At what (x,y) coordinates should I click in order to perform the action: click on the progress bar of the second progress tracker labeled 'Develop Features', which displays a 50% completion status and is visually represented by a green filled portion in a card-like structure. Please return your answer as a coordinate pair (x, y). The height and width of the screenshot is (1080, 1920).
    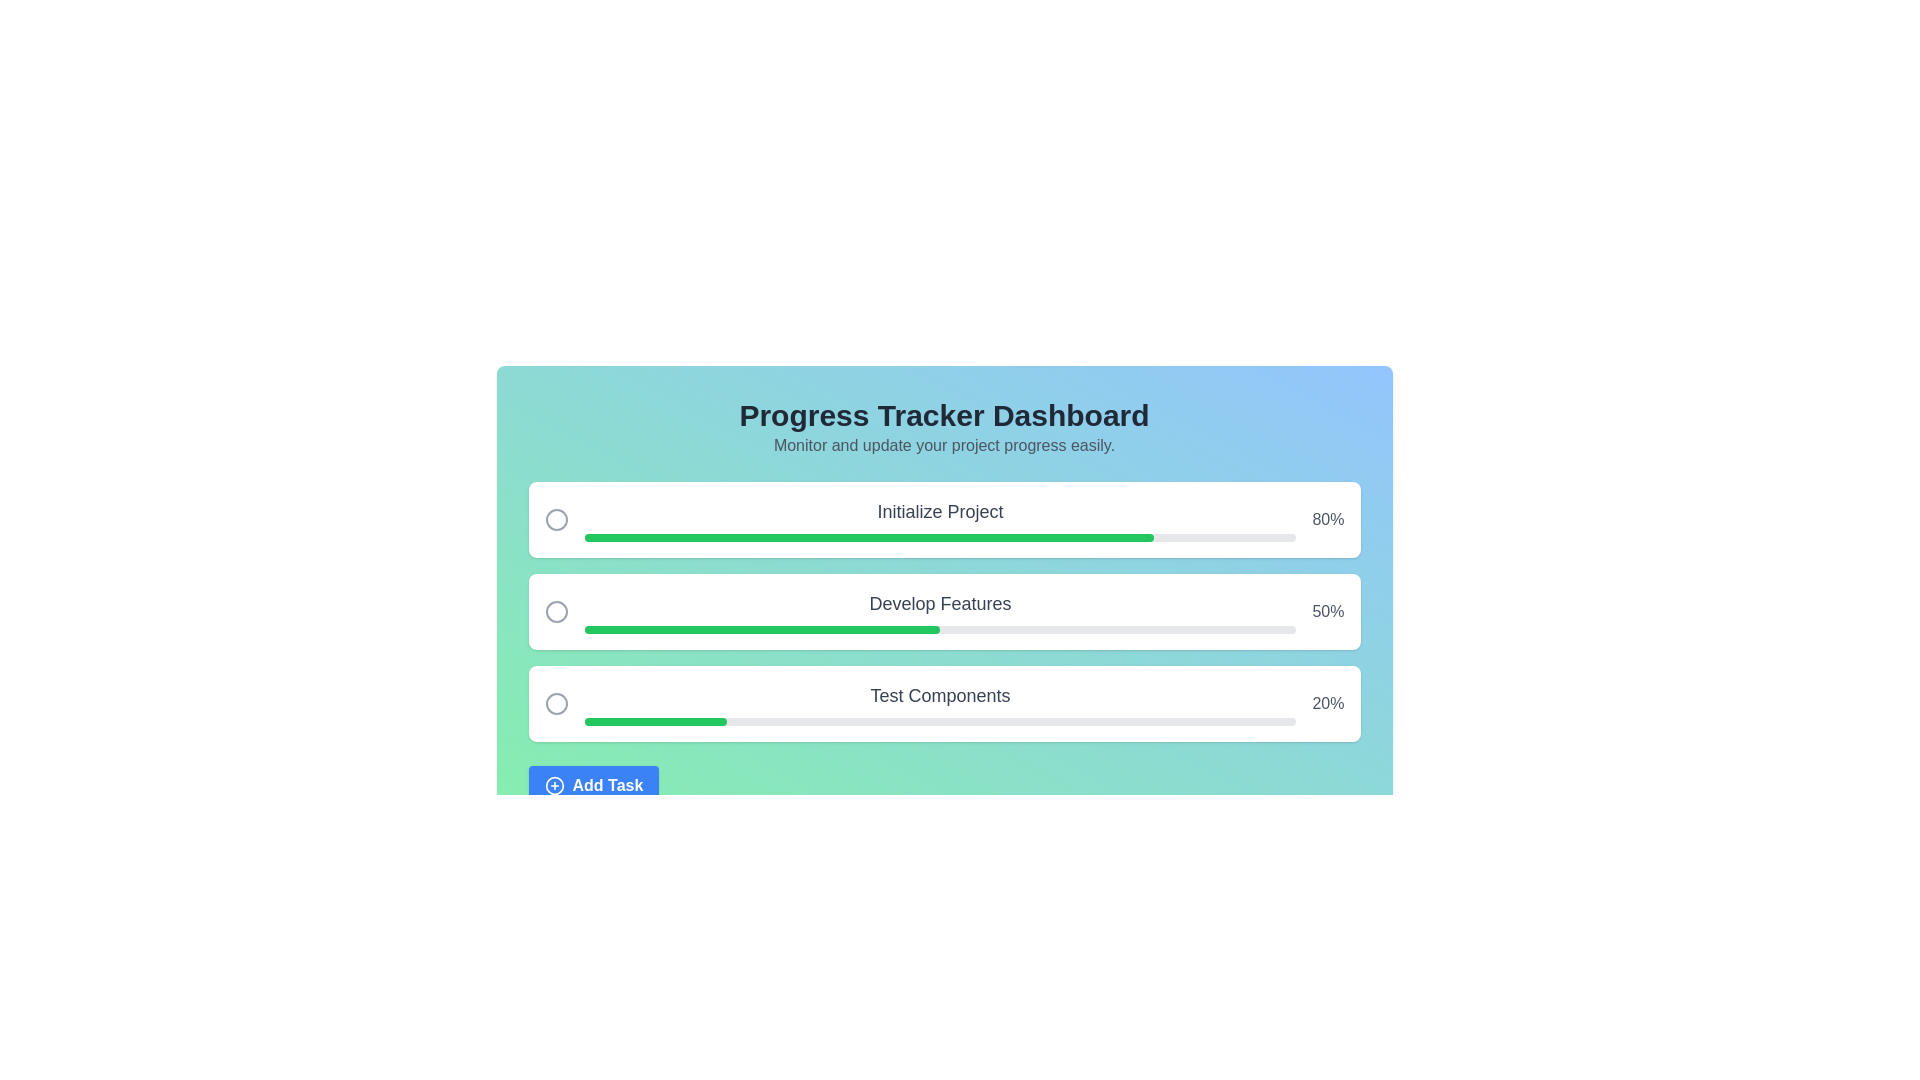
    Looking at the image, I should click on (943, 611).